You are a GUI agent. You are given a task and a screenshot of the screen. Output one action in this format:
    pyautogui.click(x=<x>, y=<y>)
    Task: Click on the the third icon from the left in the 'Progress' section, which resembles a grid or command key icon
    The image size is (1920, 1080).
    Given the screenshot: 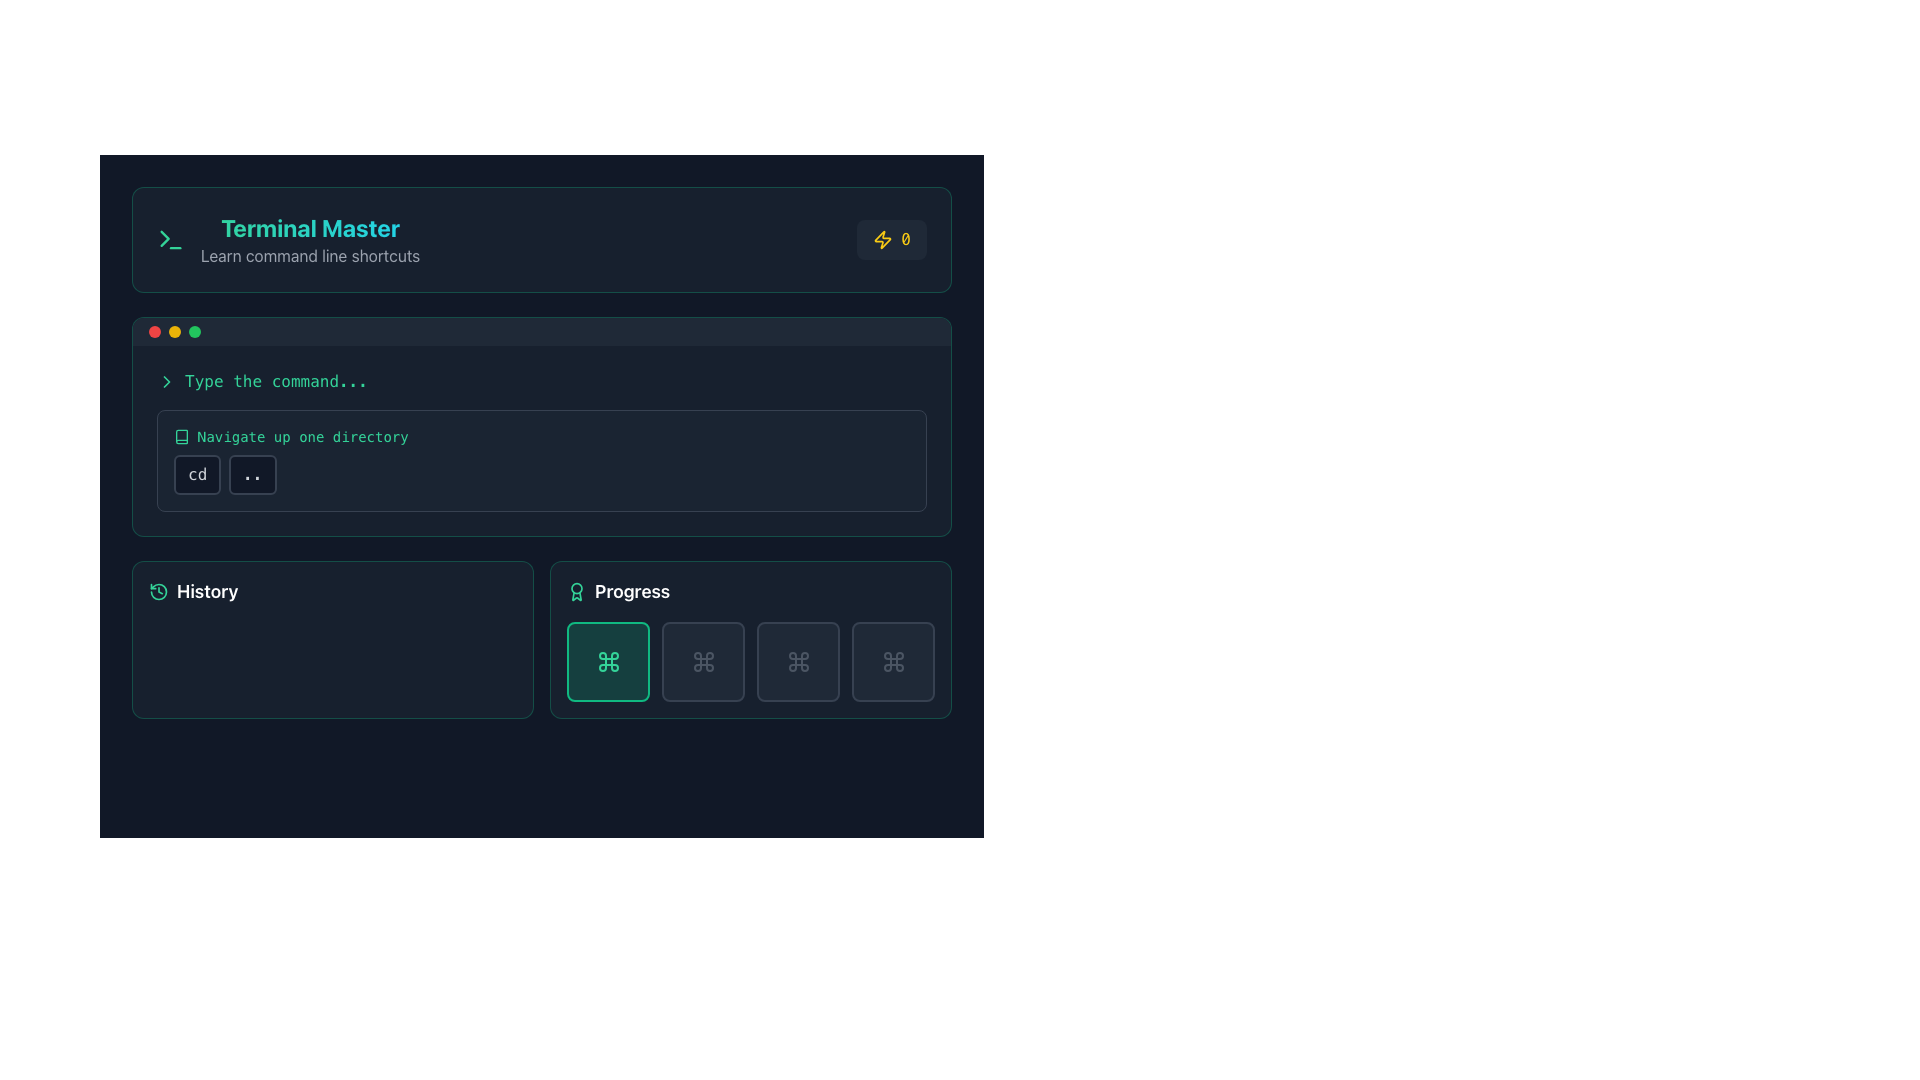 What is the action you would take?
    pyautogui.click(x=797, y=662)
    